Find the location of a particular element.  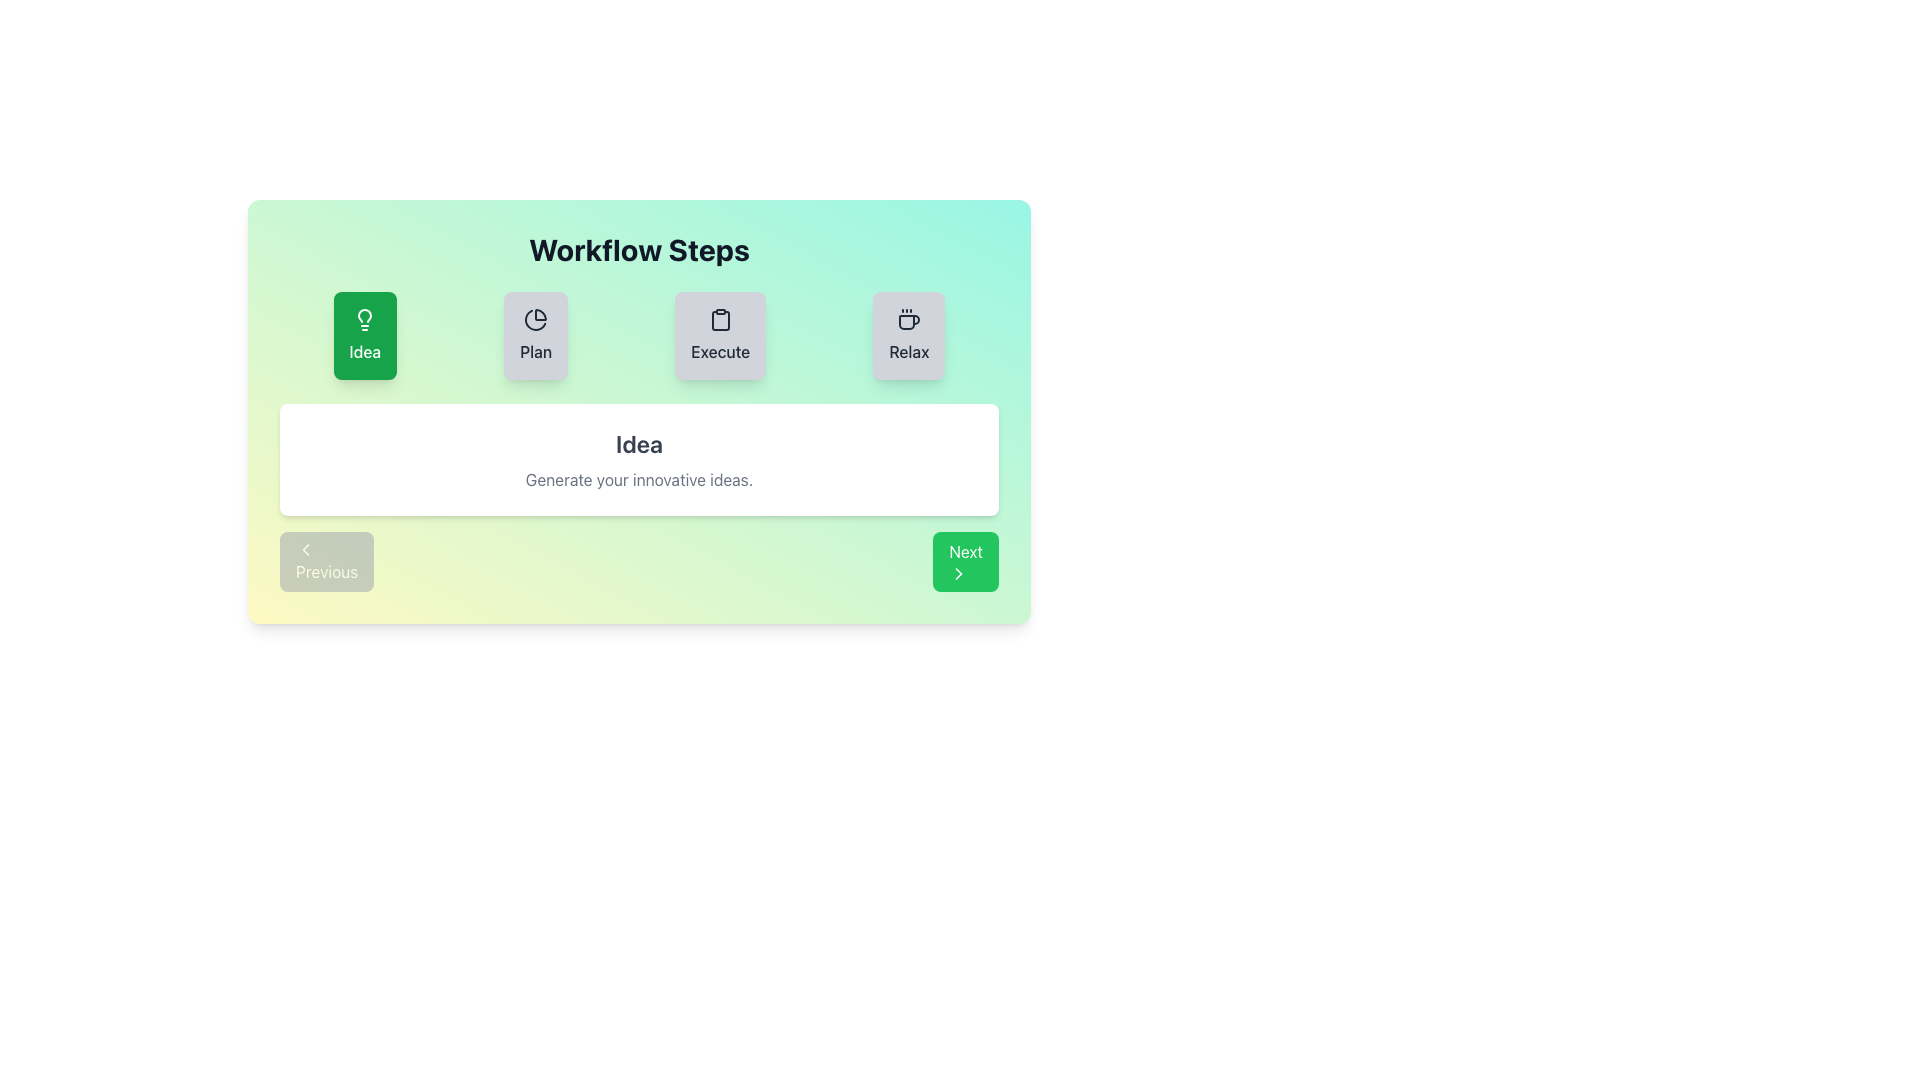

the decorative icon for the 'Relax' button, which is positioned above the text label 'Relax' within the workflow steps interface is located at coordinates (908, 319).